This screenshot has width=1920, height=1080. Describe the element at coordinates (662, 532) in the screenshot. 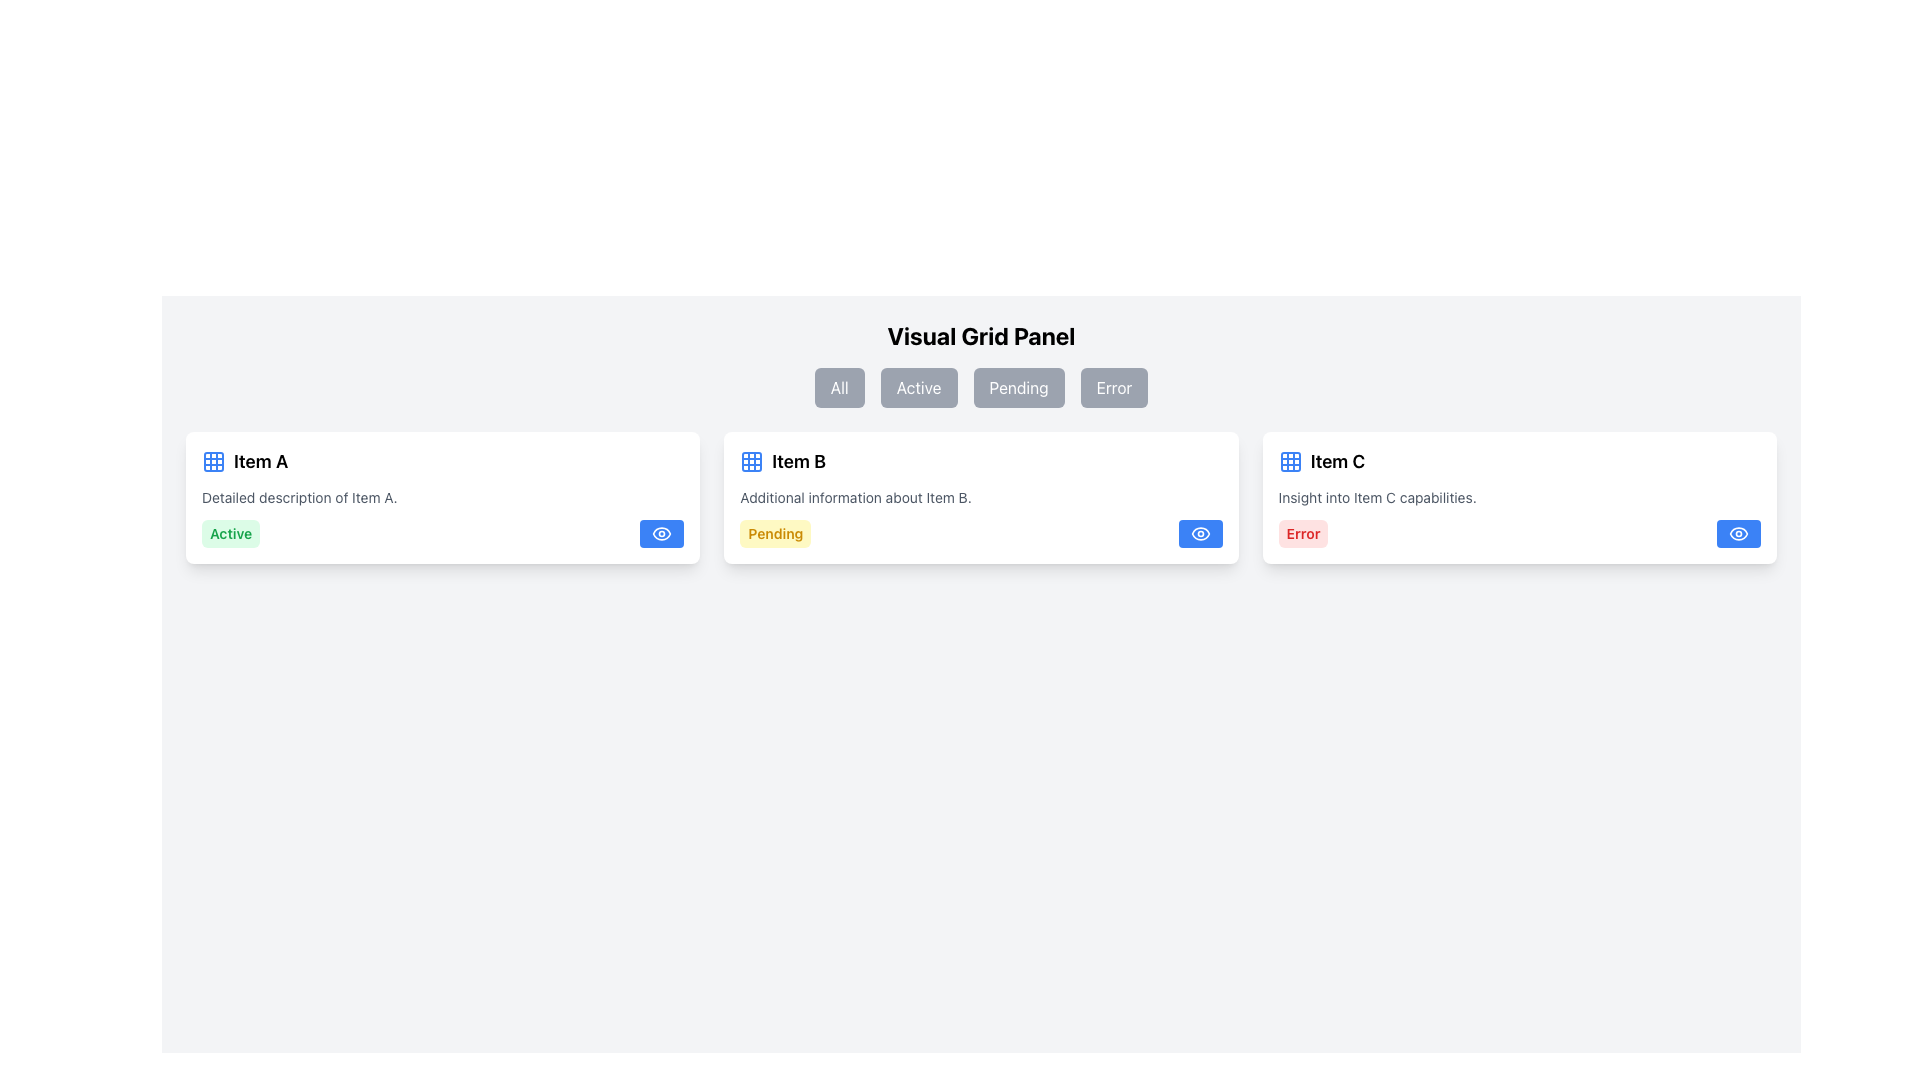

I see `the elliptical eye-like icon with a blue fill located at the bottom-right corner of the 'Item B' card` at that location.